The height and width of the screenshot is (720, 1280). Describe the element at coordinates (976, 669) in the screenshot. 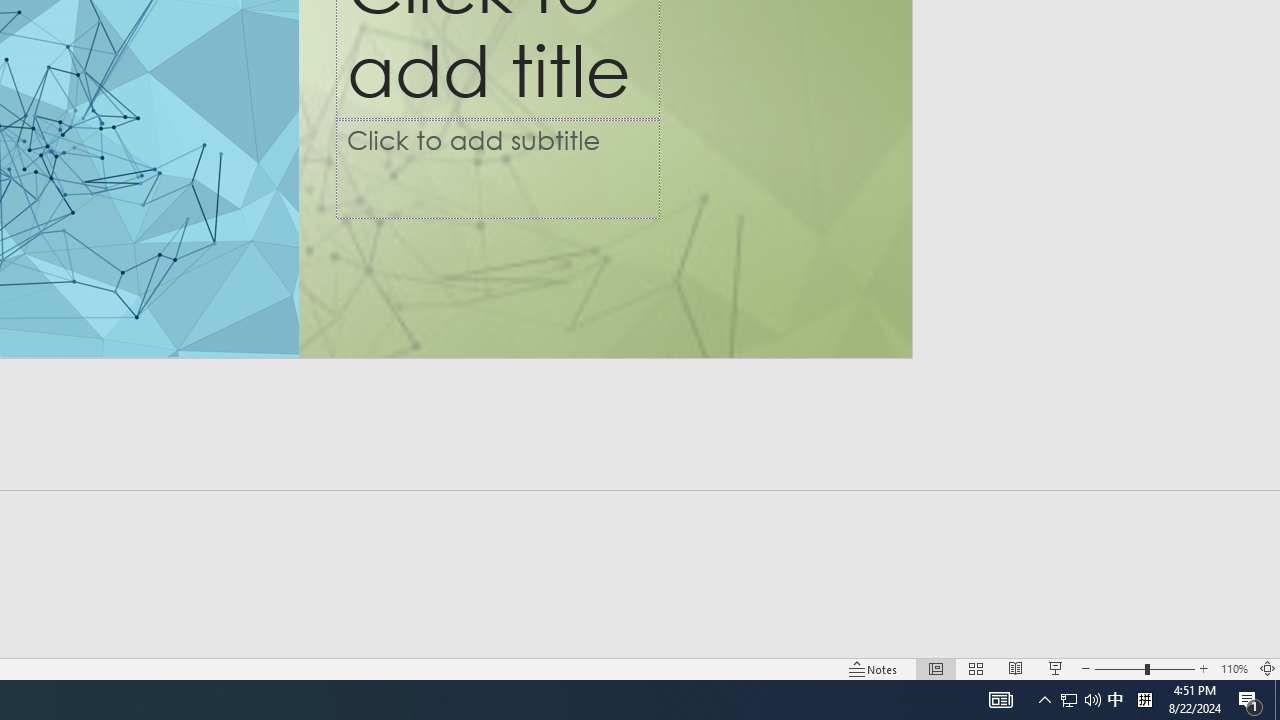

I see `'Slide Sorter'` at that location.